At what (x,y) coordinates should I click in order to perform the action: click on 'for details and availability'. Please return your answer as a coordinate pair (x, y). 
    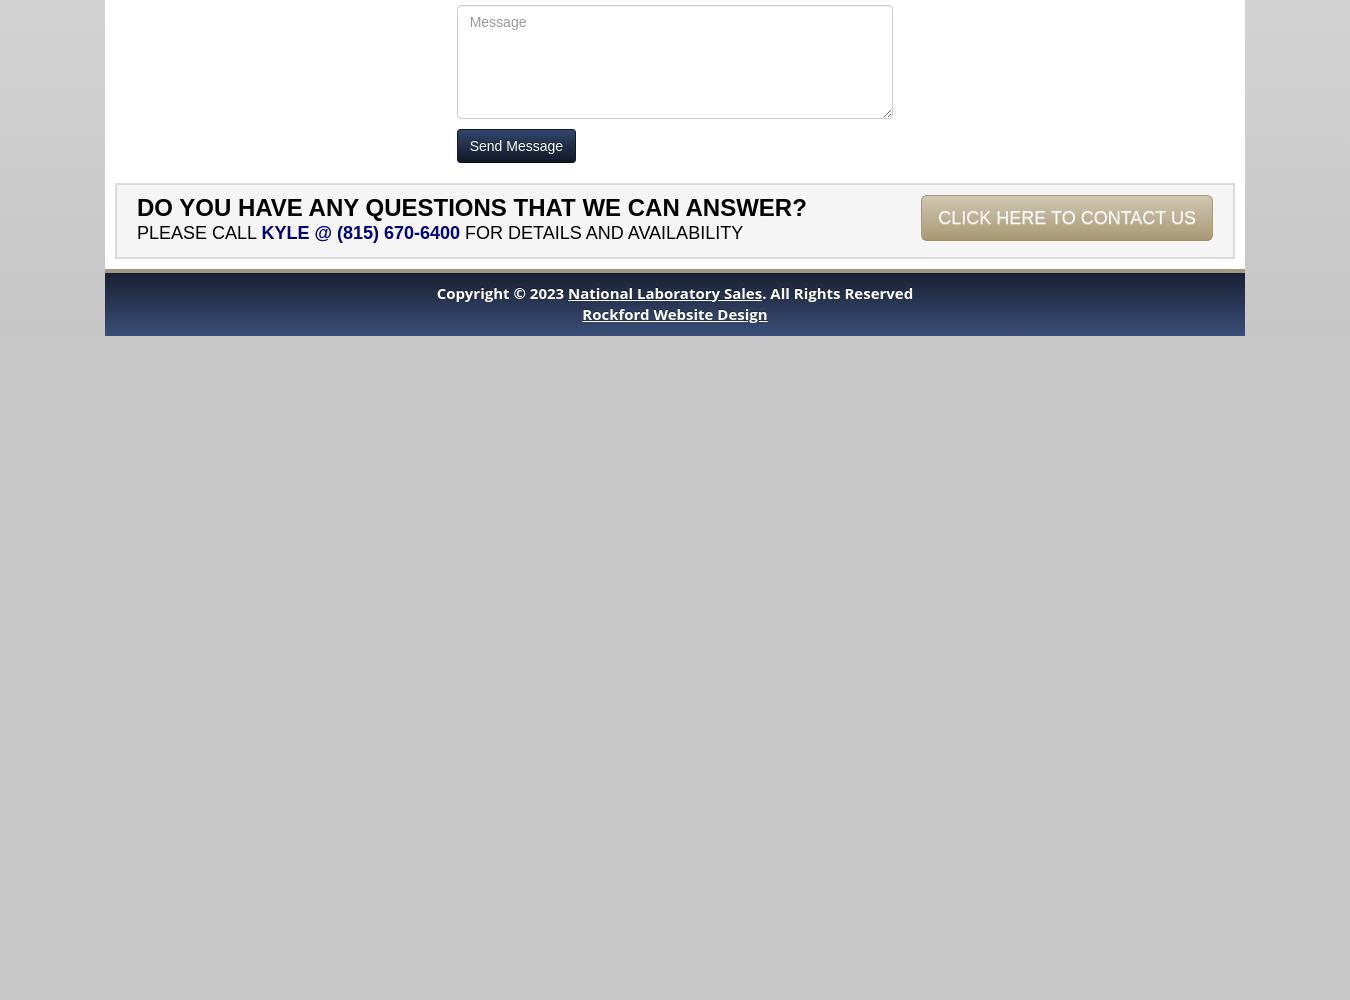
    Looking at the image, I should click on (601, 231).